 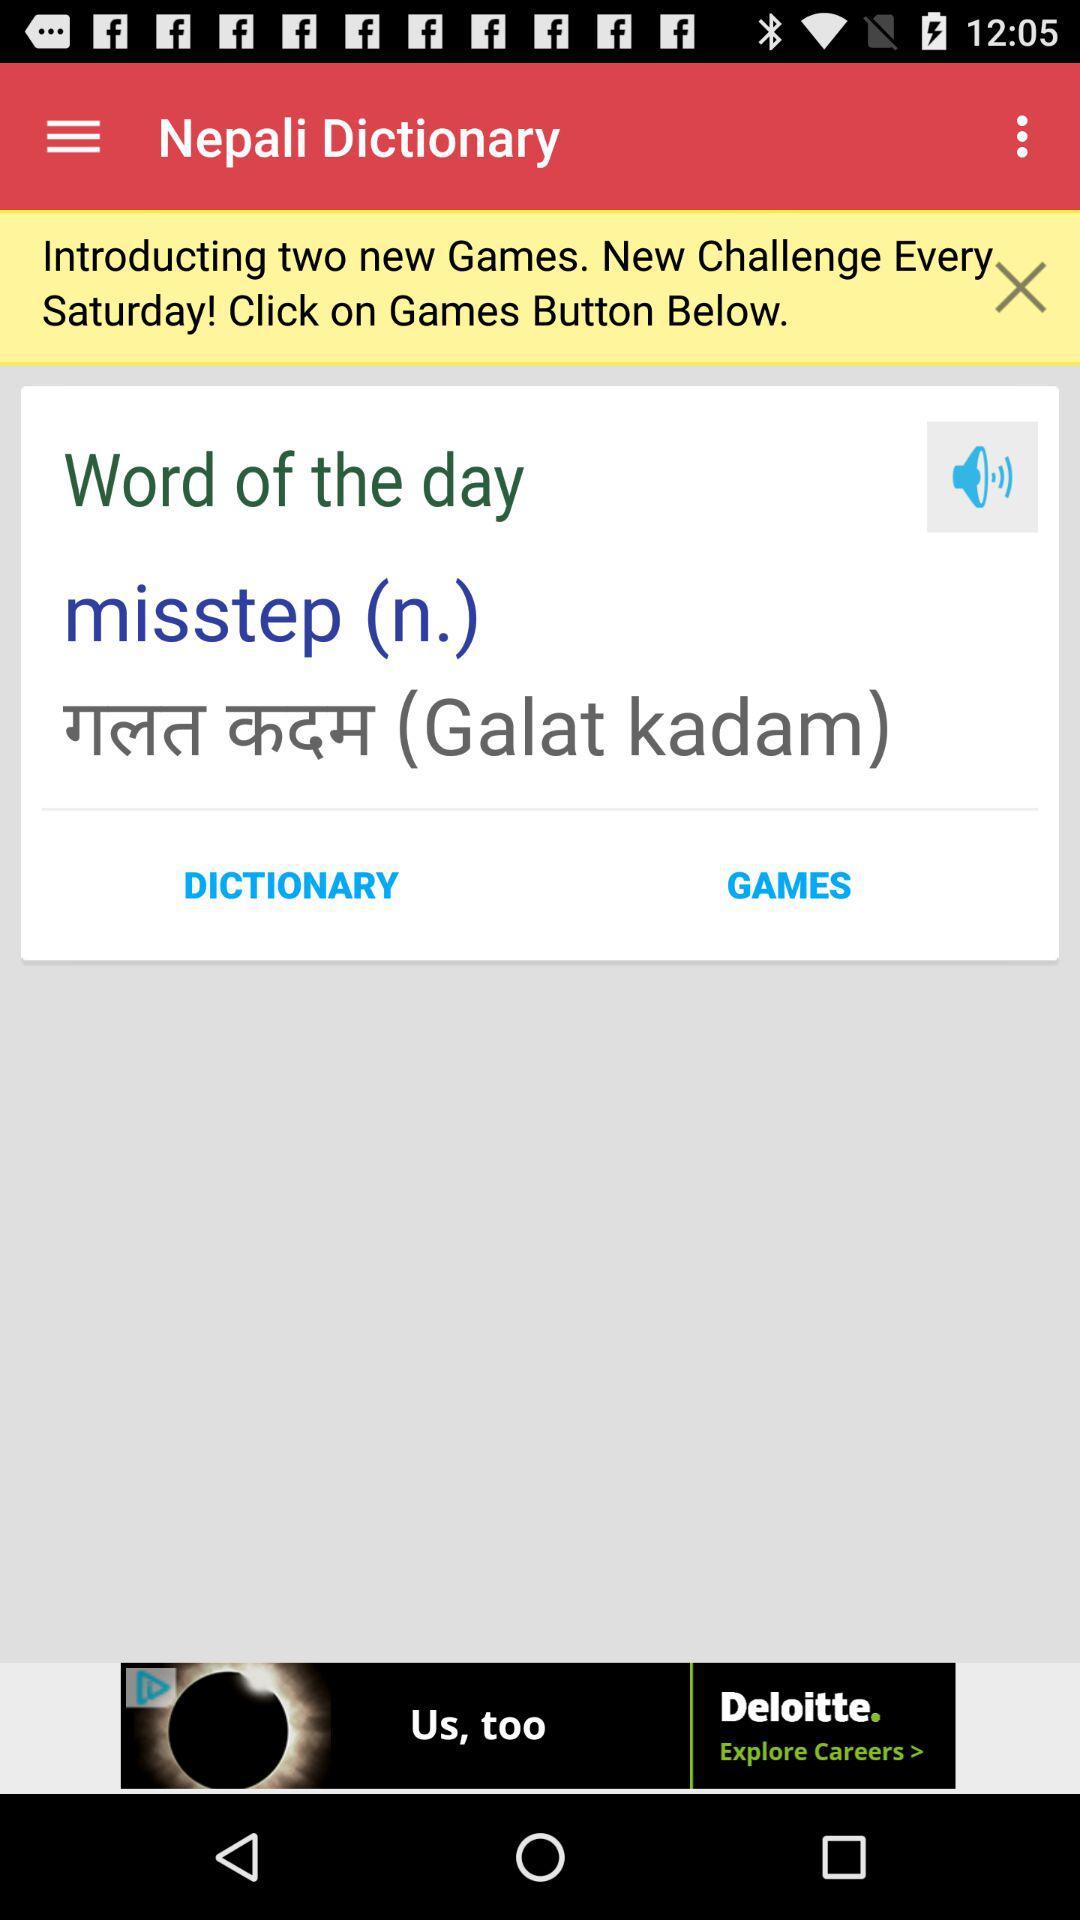 I want to click on the button below dictionary, so click(x=540, y=1727).